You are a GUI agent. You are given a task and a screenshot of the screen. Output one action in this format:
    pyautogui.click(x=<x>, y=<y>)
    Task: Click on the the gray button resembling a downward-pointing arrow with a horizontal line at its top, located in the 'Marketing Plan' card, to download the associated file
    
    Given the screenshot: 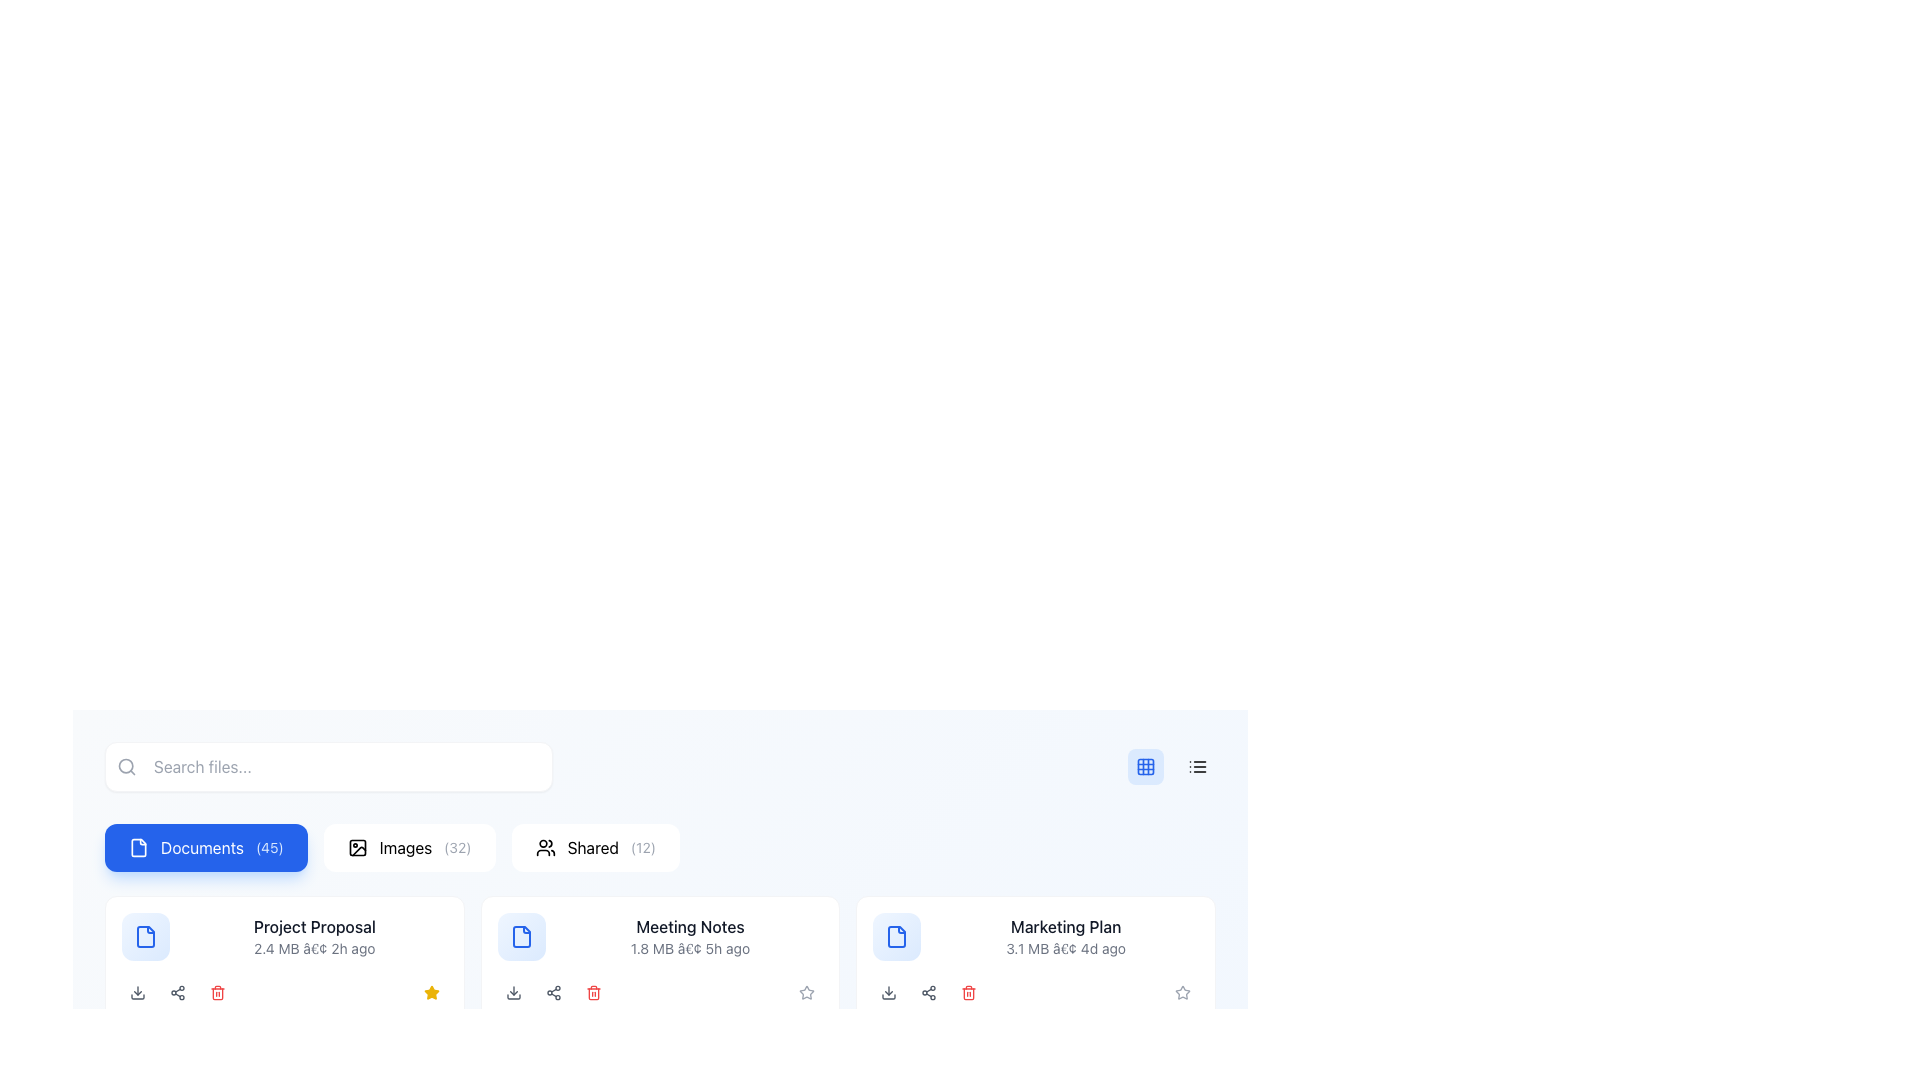 What is the action you would take?
    pyautogui.click(x=888, y=992)
    